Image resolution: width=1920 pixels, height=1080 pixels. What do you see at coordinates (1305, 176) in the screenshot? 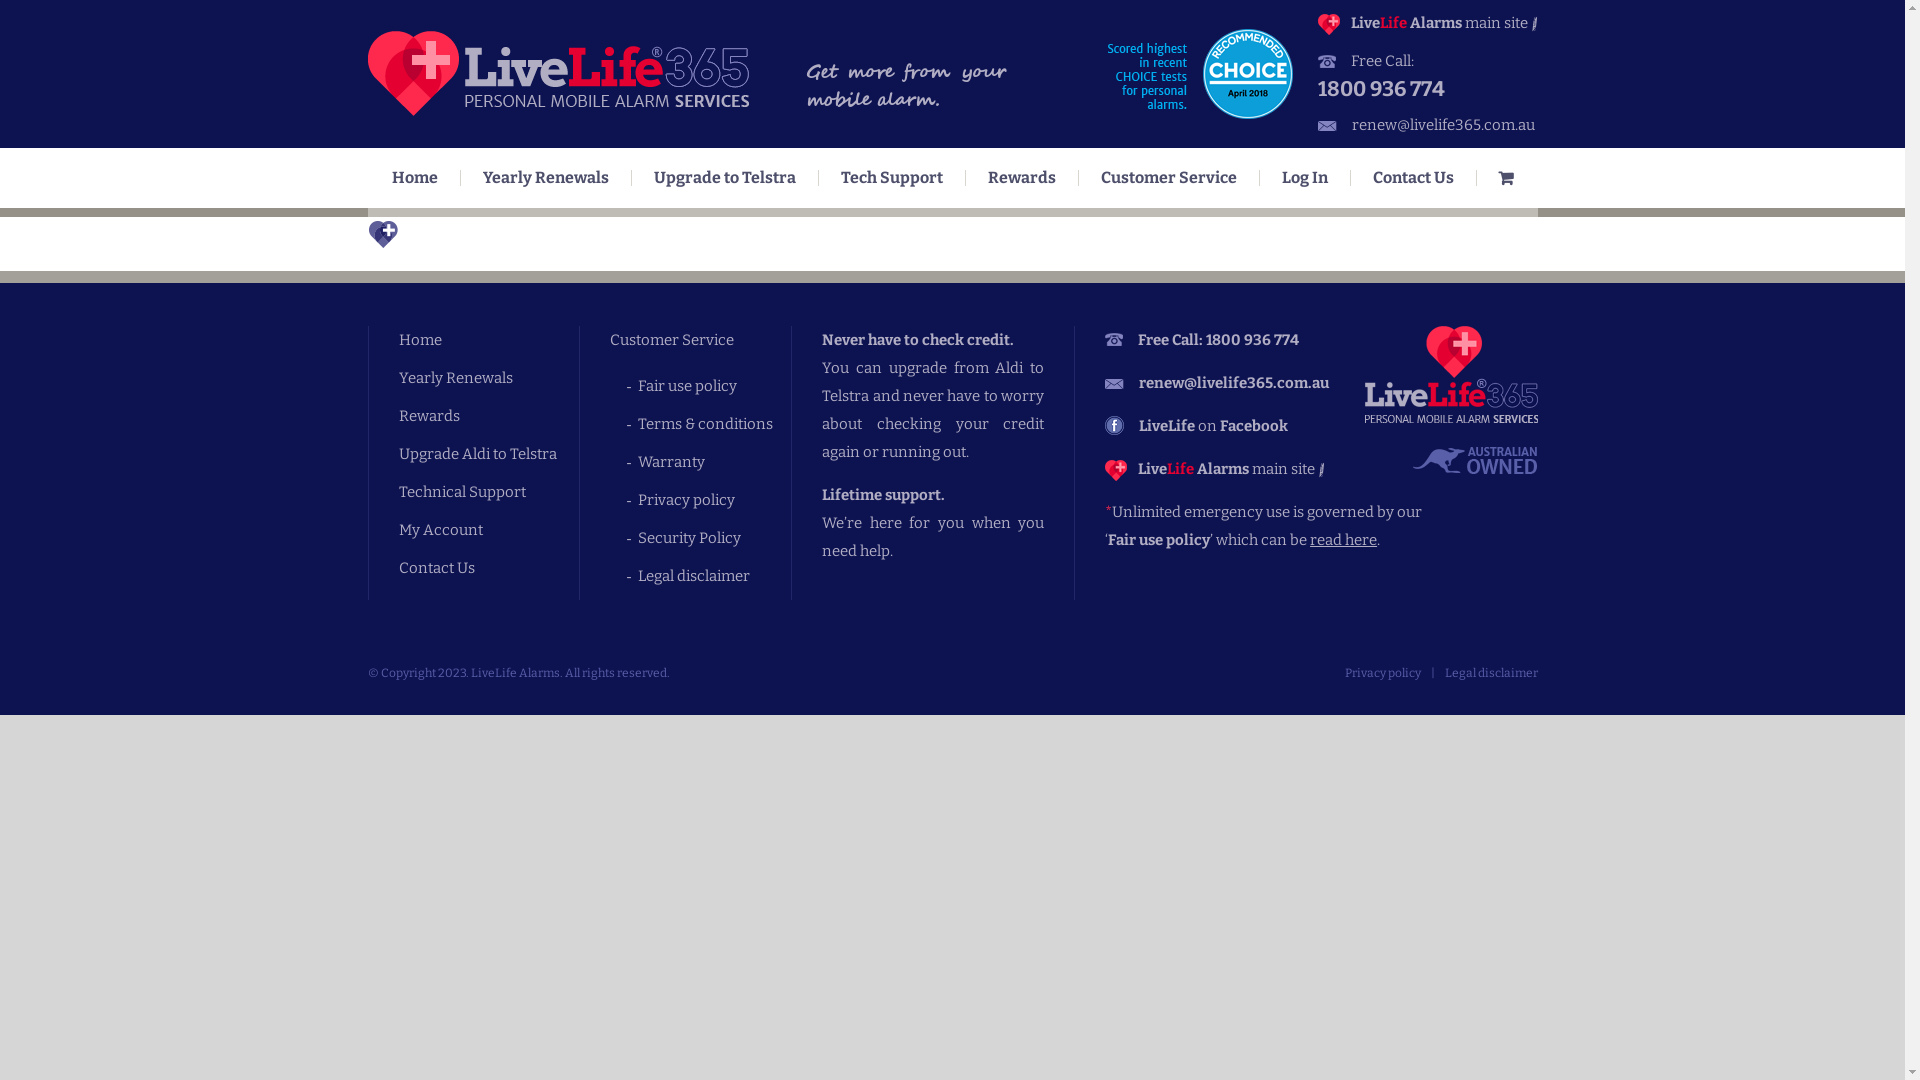
I see `'Log In'` at bounding box center [1305, 176].